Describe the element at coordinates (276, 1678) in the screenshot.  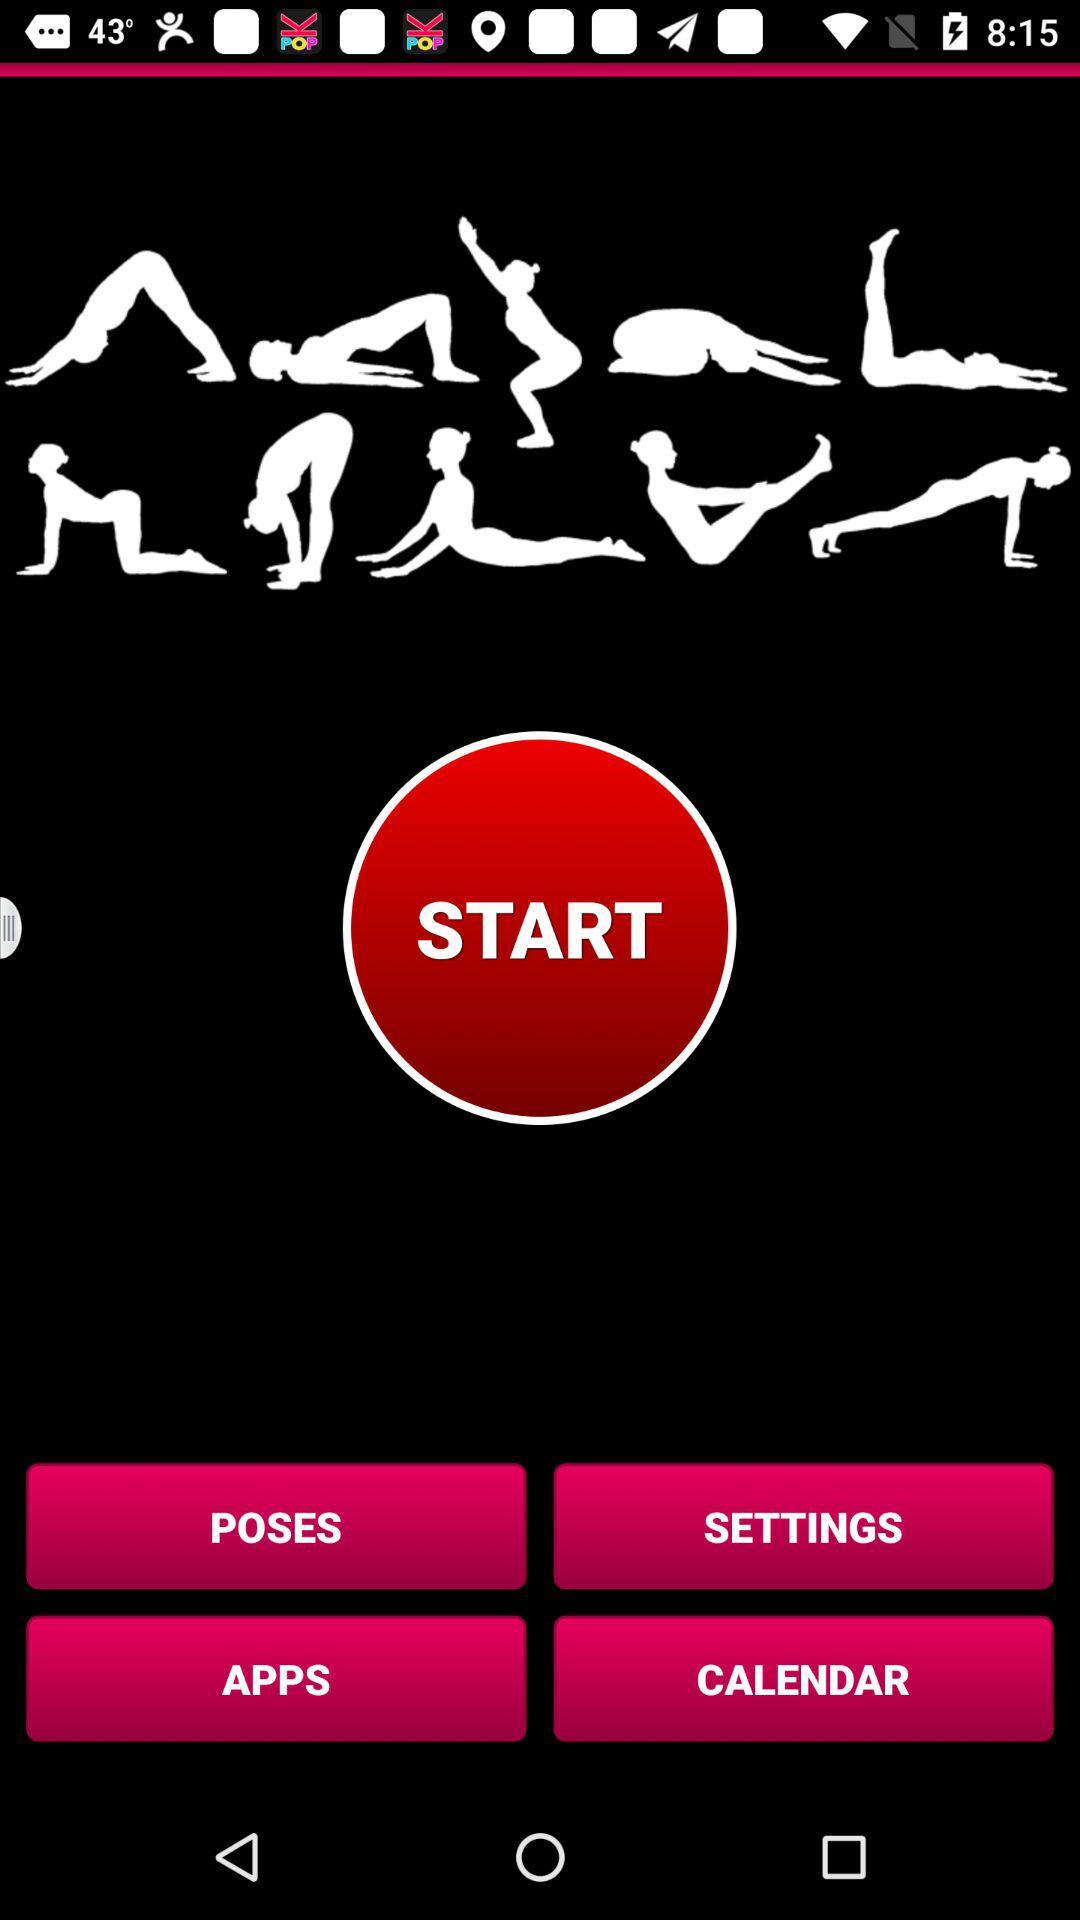
I see `the button to the left of calendar button` at that location.